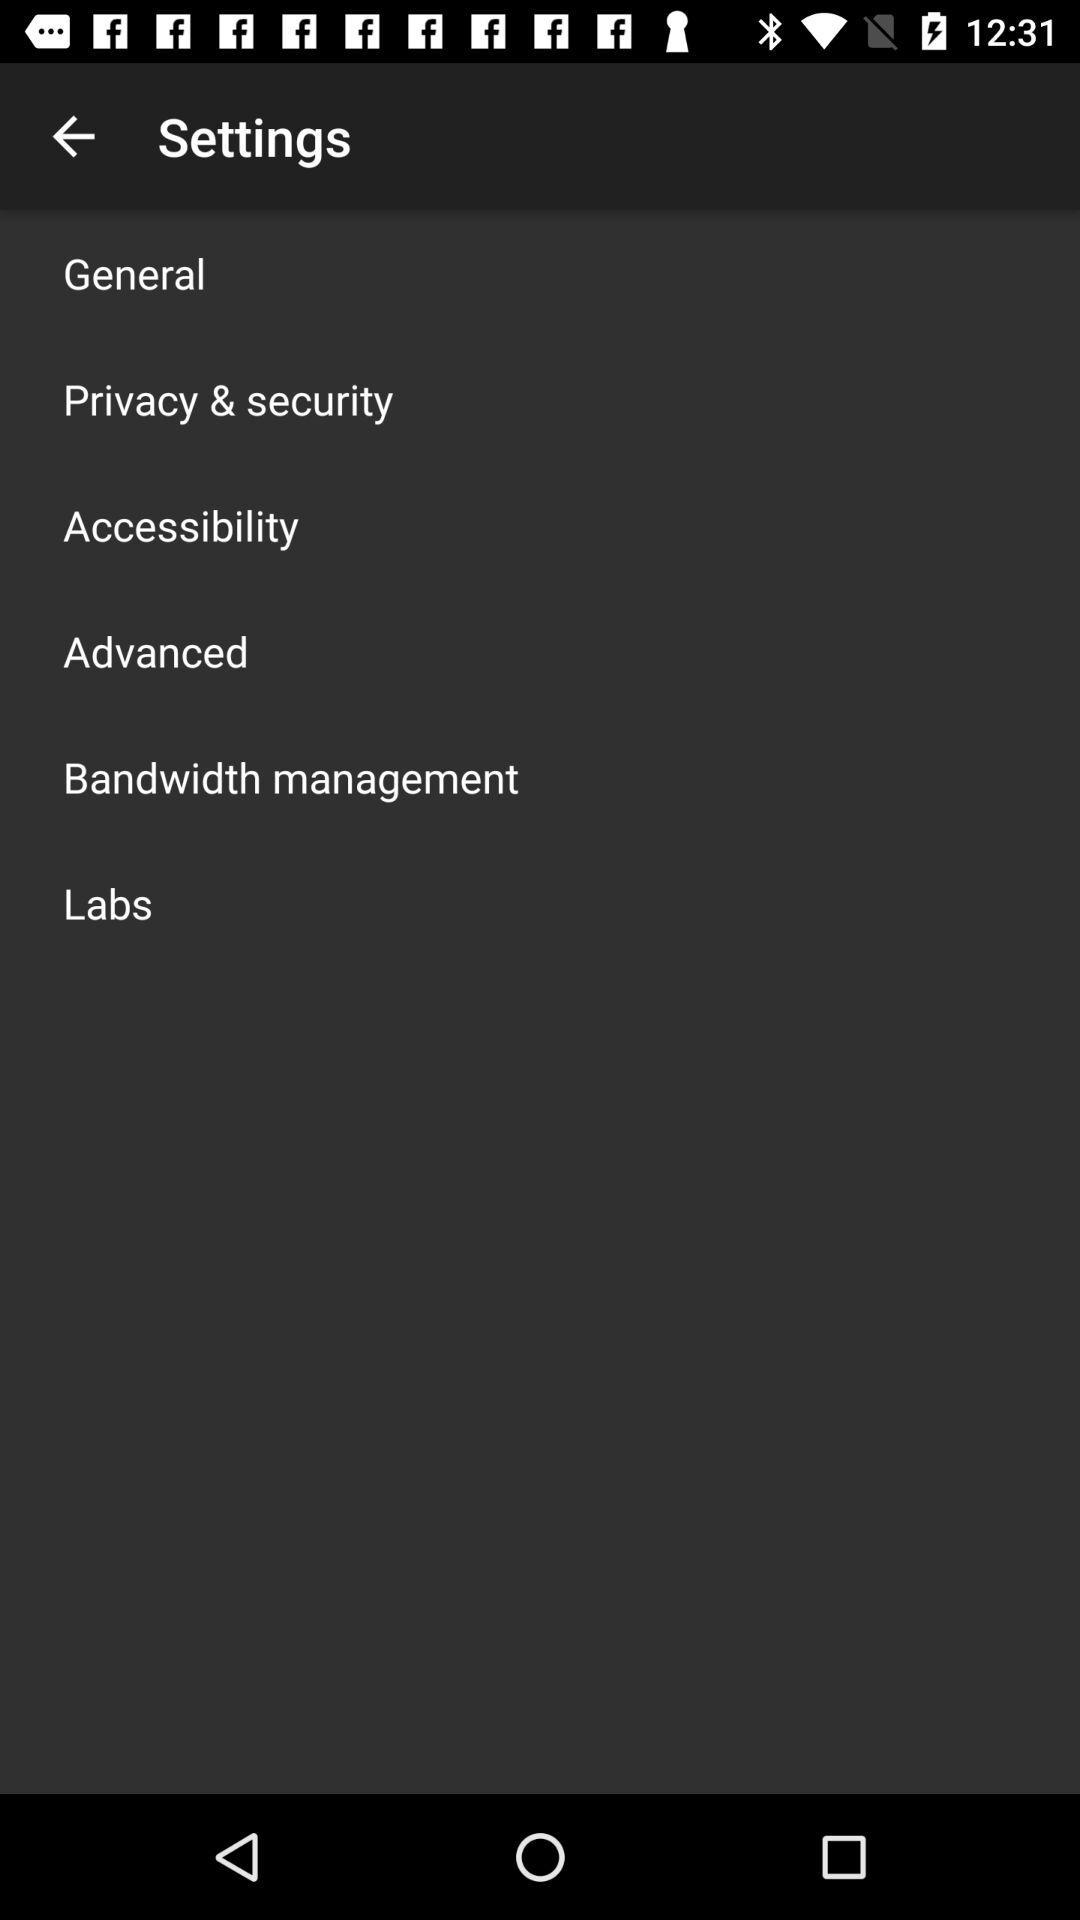 The image size is (1080, 1920). What do you see at coordinates (154, 651) in the screenshot?
I see `the icon above bandwidth management app` at bounding box center [154, 651].